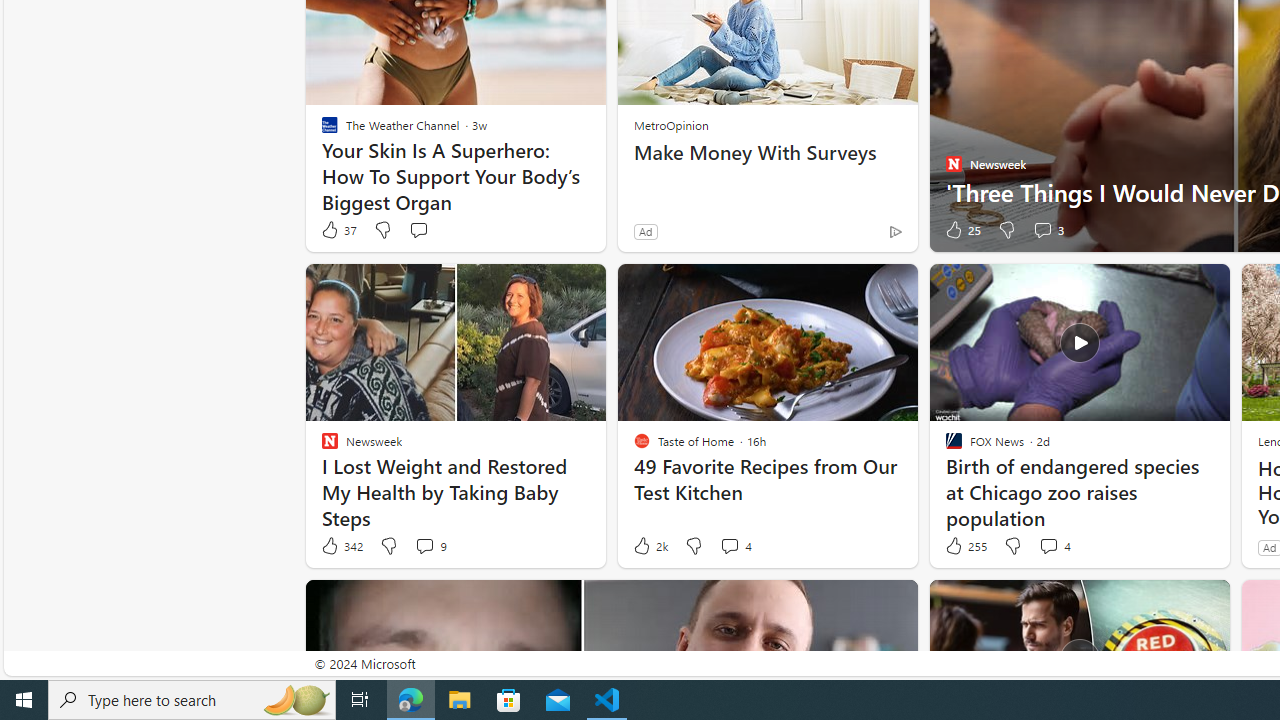 This screenshot has width=1280, height=720. I want to click on '255 Like', so click(964, 546).